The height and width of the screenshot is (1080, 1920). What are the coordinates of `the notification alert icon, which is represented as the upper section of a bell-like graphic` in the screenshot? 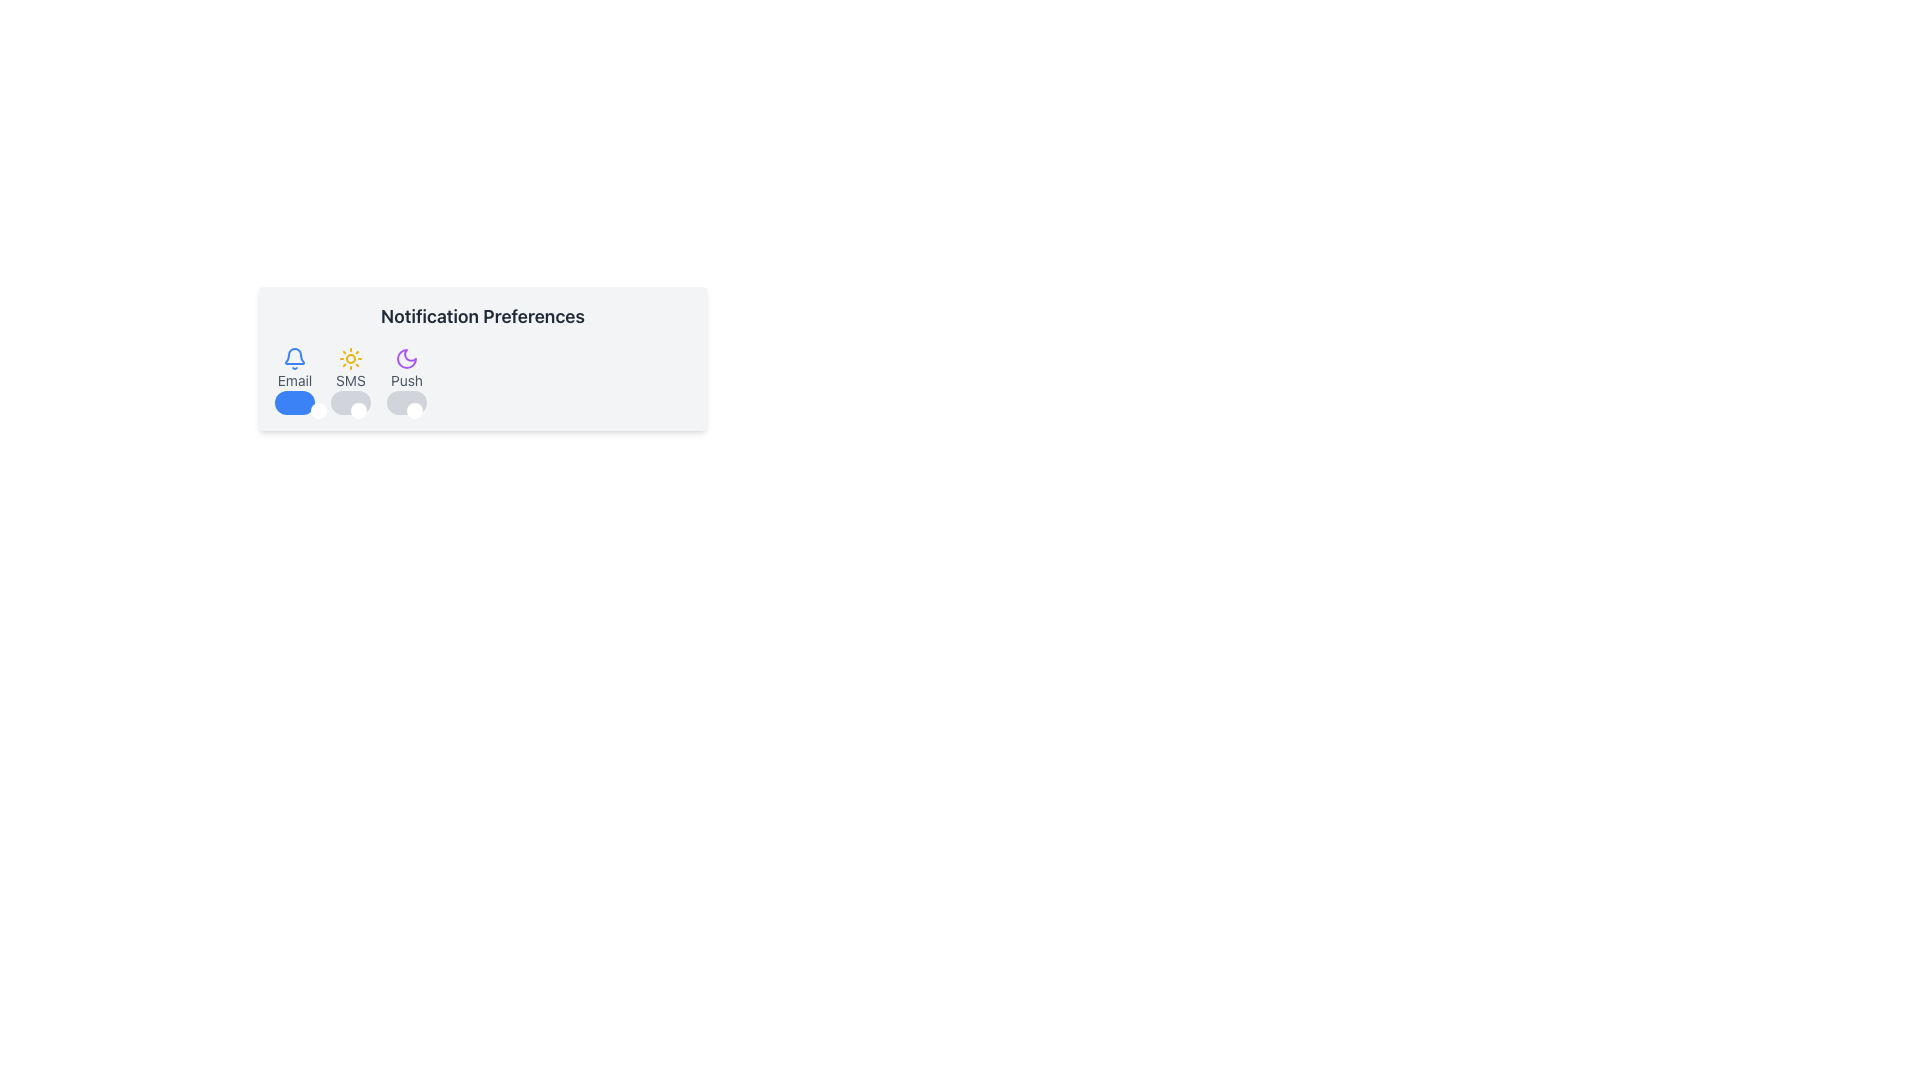 It's located at (293, 355).